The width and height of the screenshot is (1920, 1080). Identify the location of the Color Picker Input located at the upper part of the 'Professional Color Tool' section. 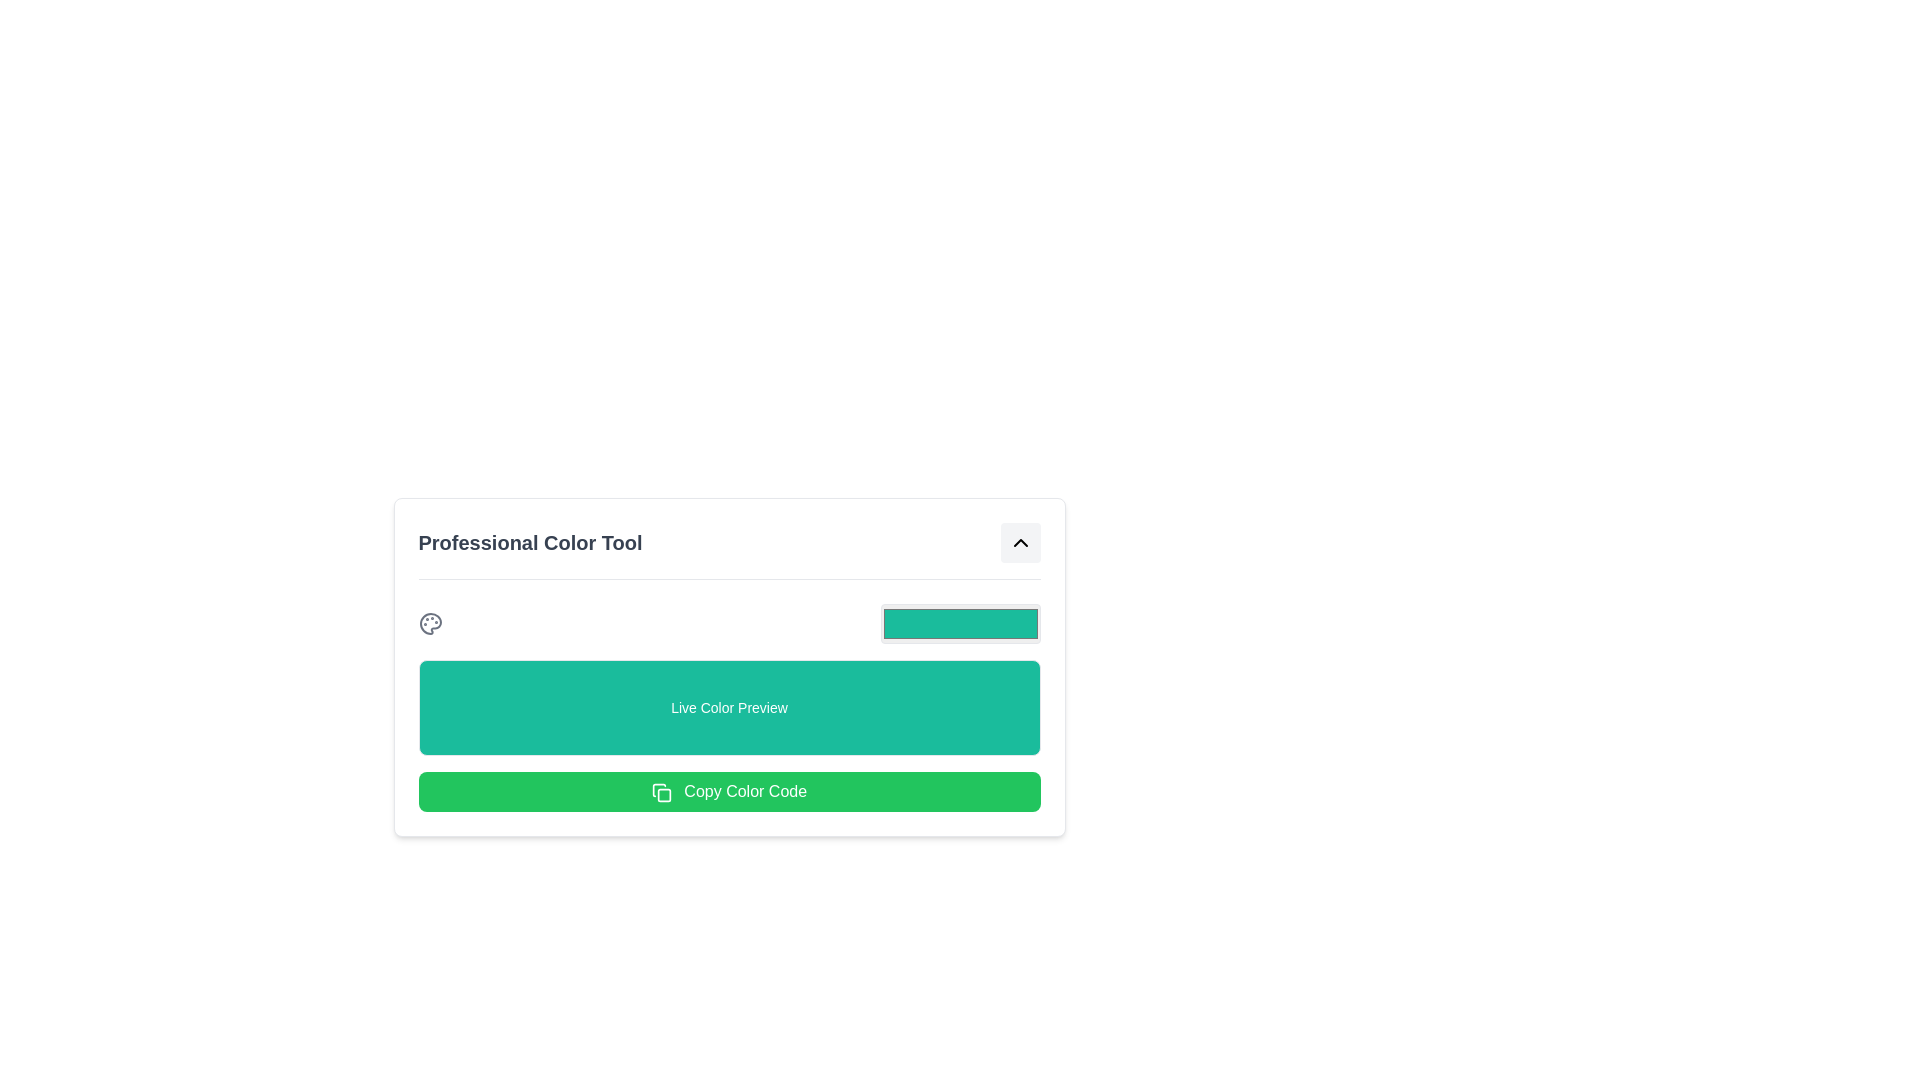
(728, 623).